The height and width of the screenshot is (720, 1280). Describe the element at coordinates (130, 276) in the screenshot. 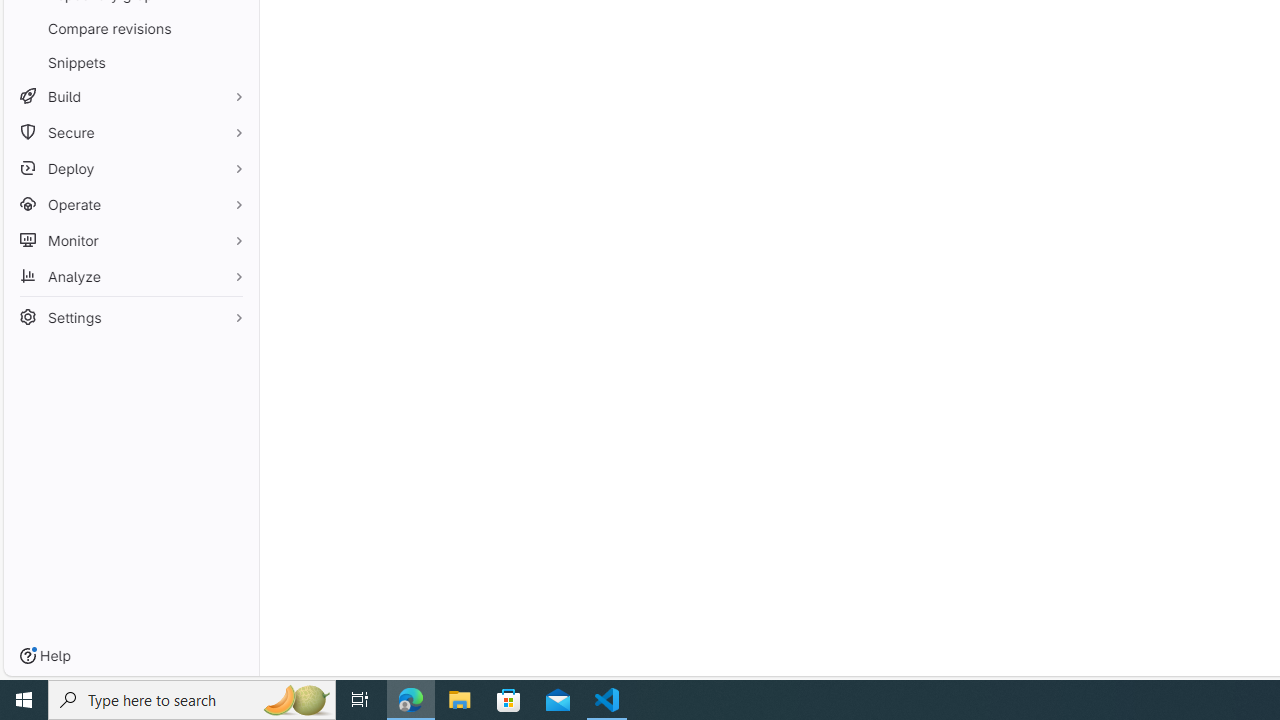

I see `'Analyze'` at that location.